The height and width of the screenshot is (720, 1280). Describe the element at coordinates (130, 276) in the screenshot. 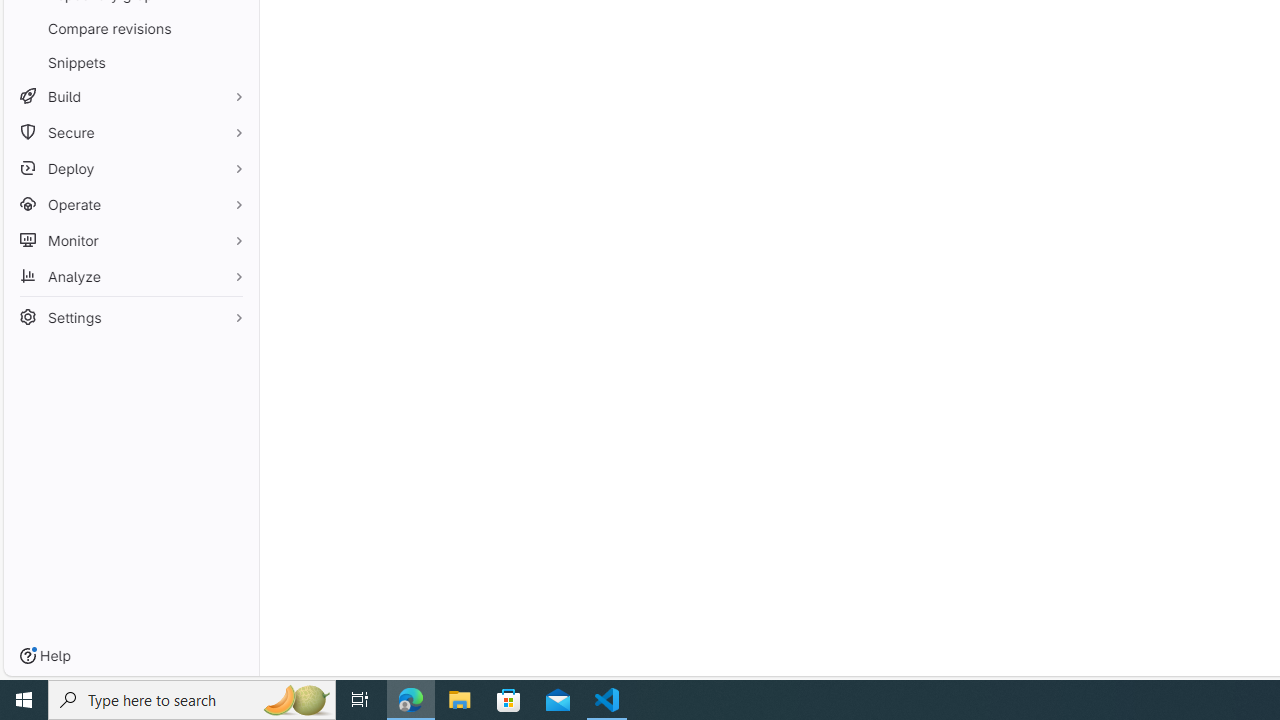

I see `'Analyze'` at that location.